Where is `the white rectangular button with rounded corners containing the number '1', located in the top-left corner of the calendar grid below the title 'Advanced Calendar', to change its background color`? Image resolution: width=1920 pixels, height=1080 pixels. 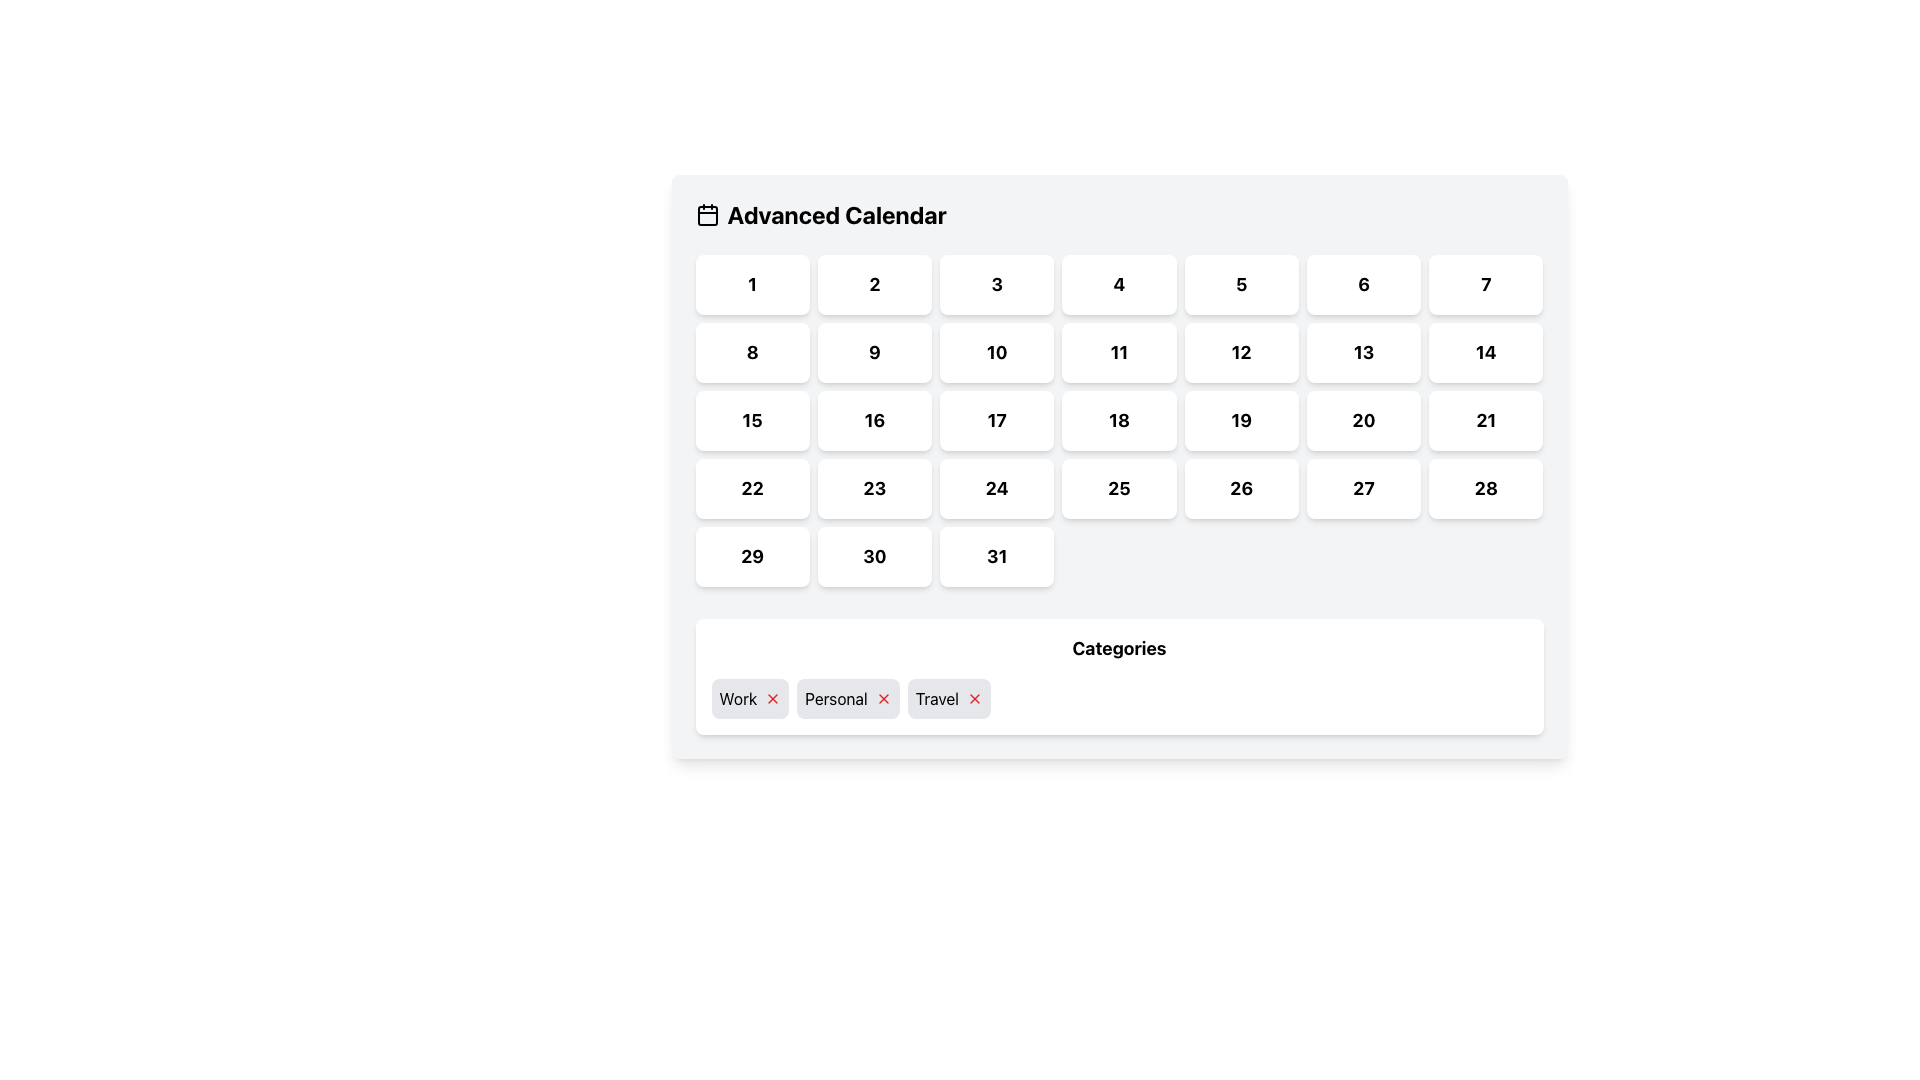
the white rectangular button with rounded corners containing the number '1', located in the top-left corner of the calendar grid below the title 'Advanced Calendar', to change its background color is located at coordinates (751, 285).